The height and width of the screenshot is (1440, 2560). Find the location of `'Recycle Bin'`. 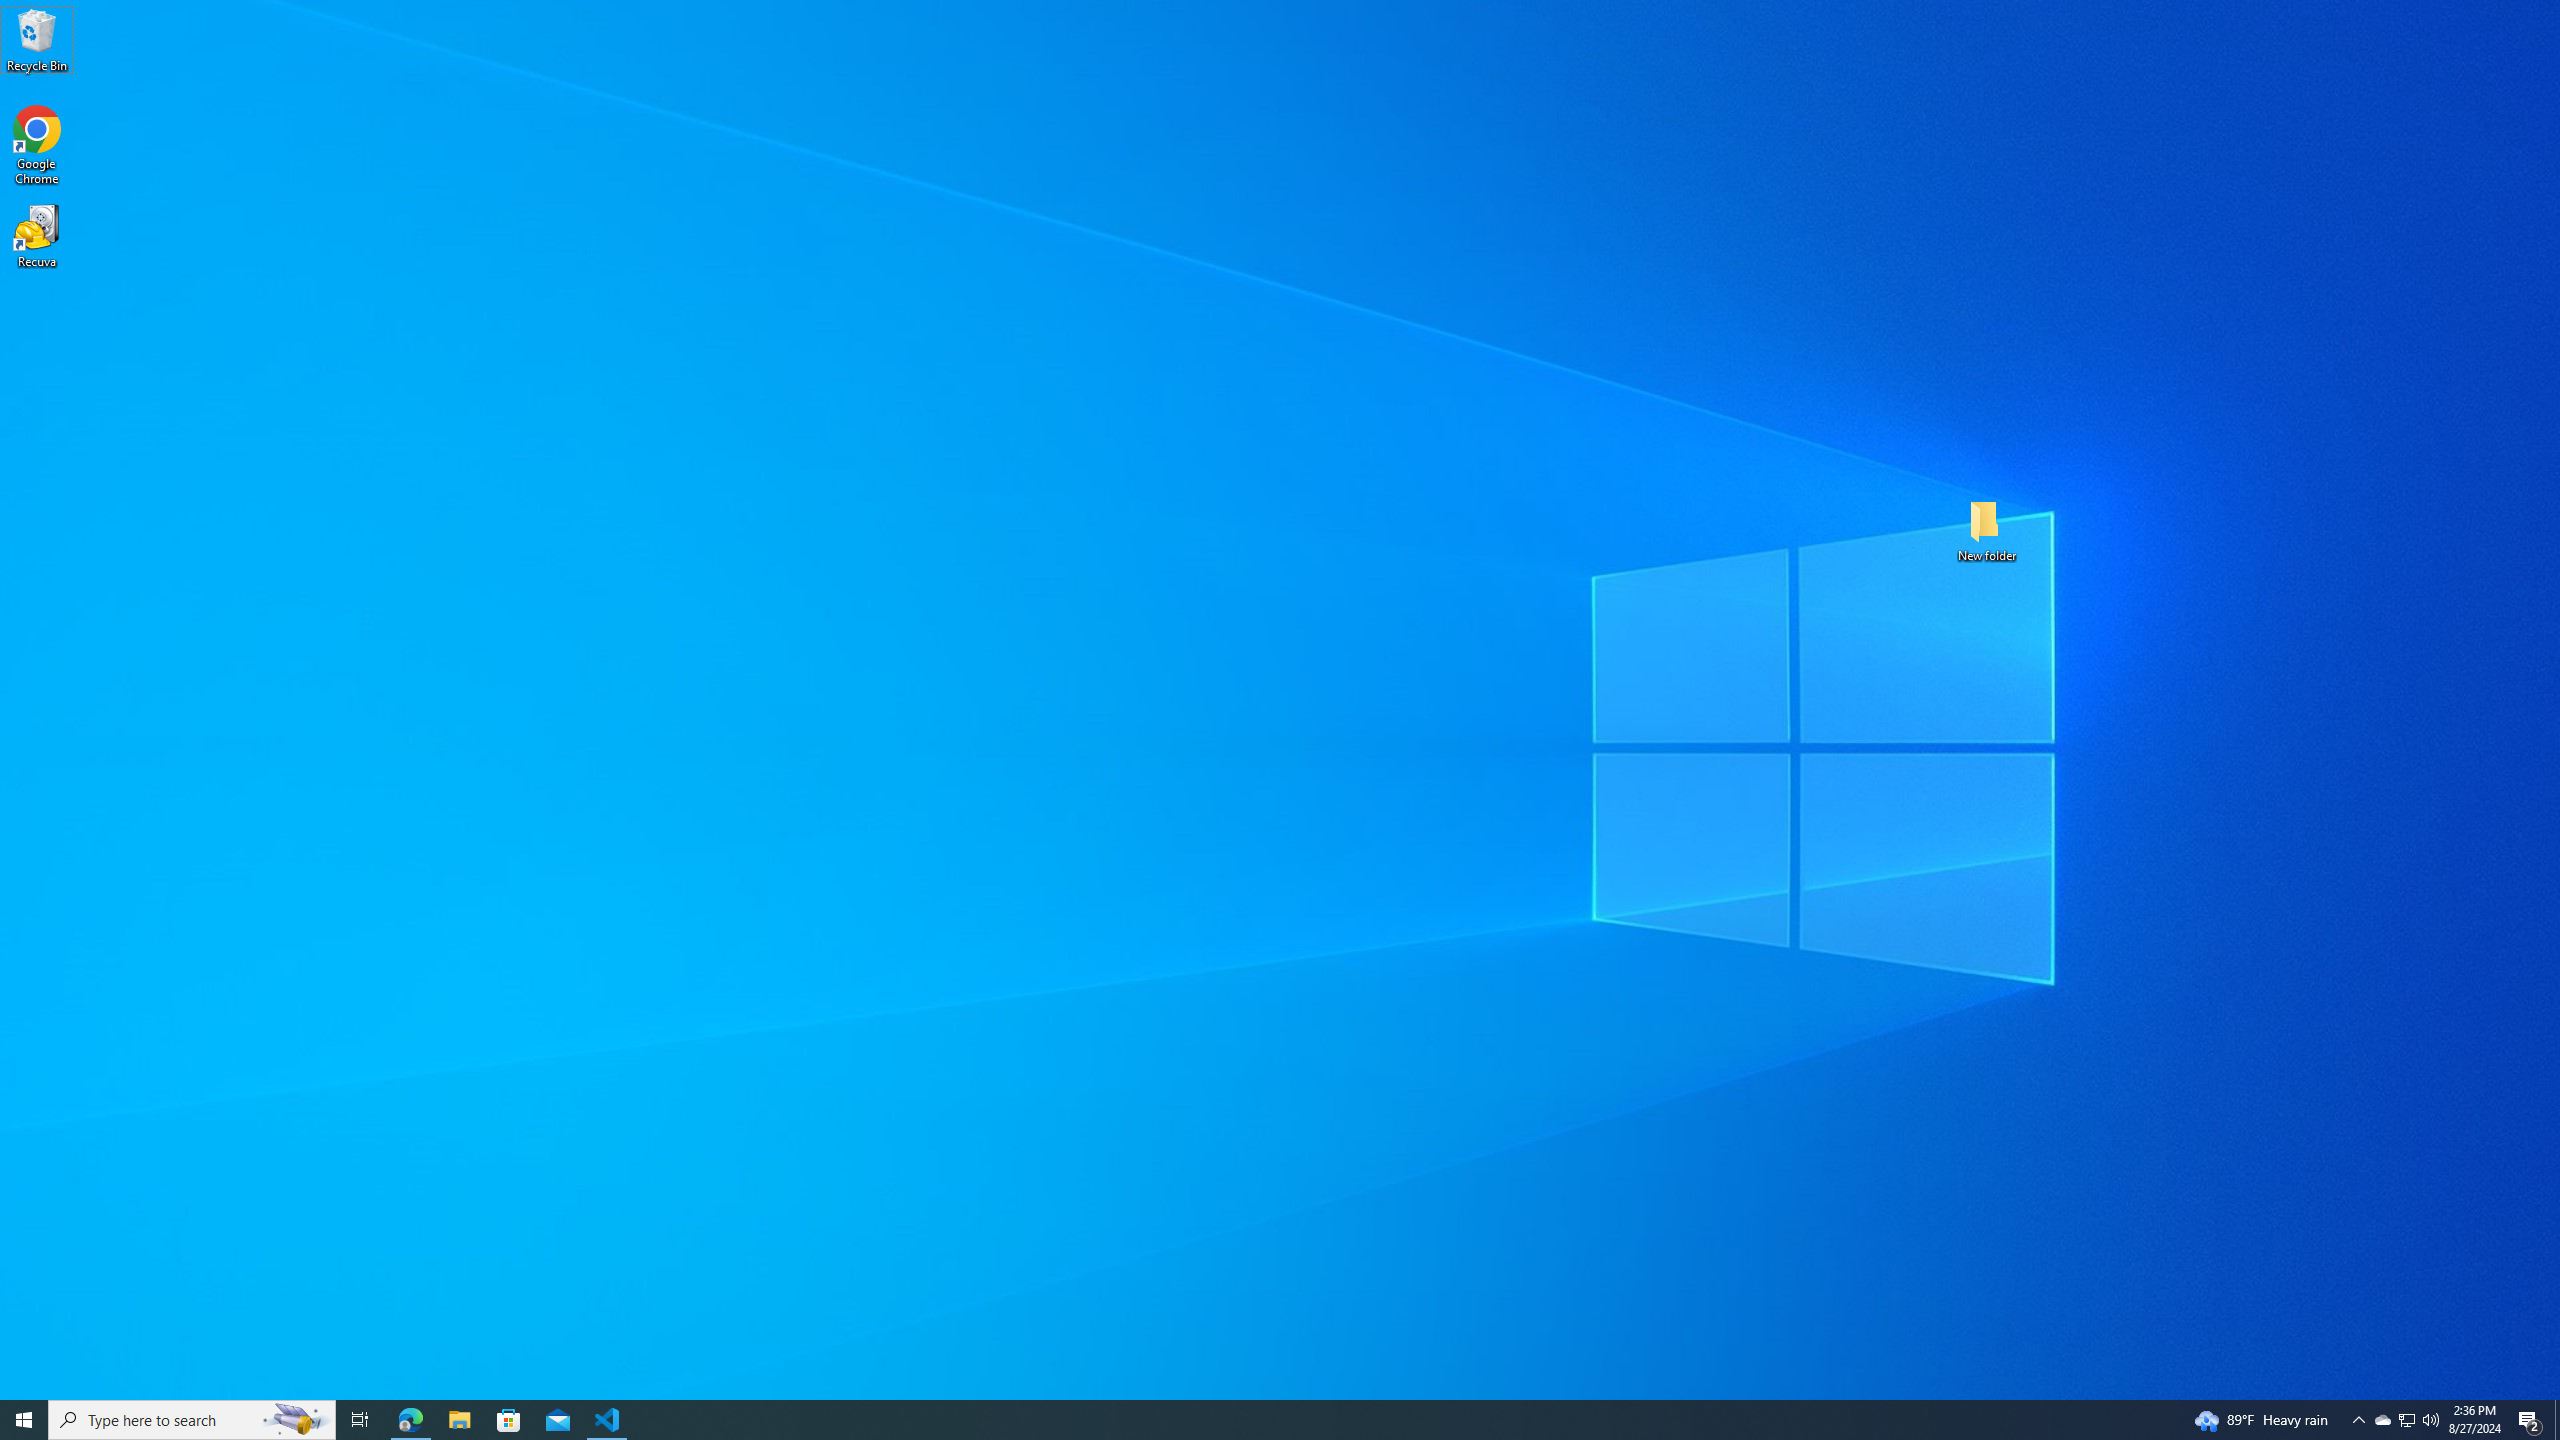

'Recycle Bin' is located at coordinates (36, 38).